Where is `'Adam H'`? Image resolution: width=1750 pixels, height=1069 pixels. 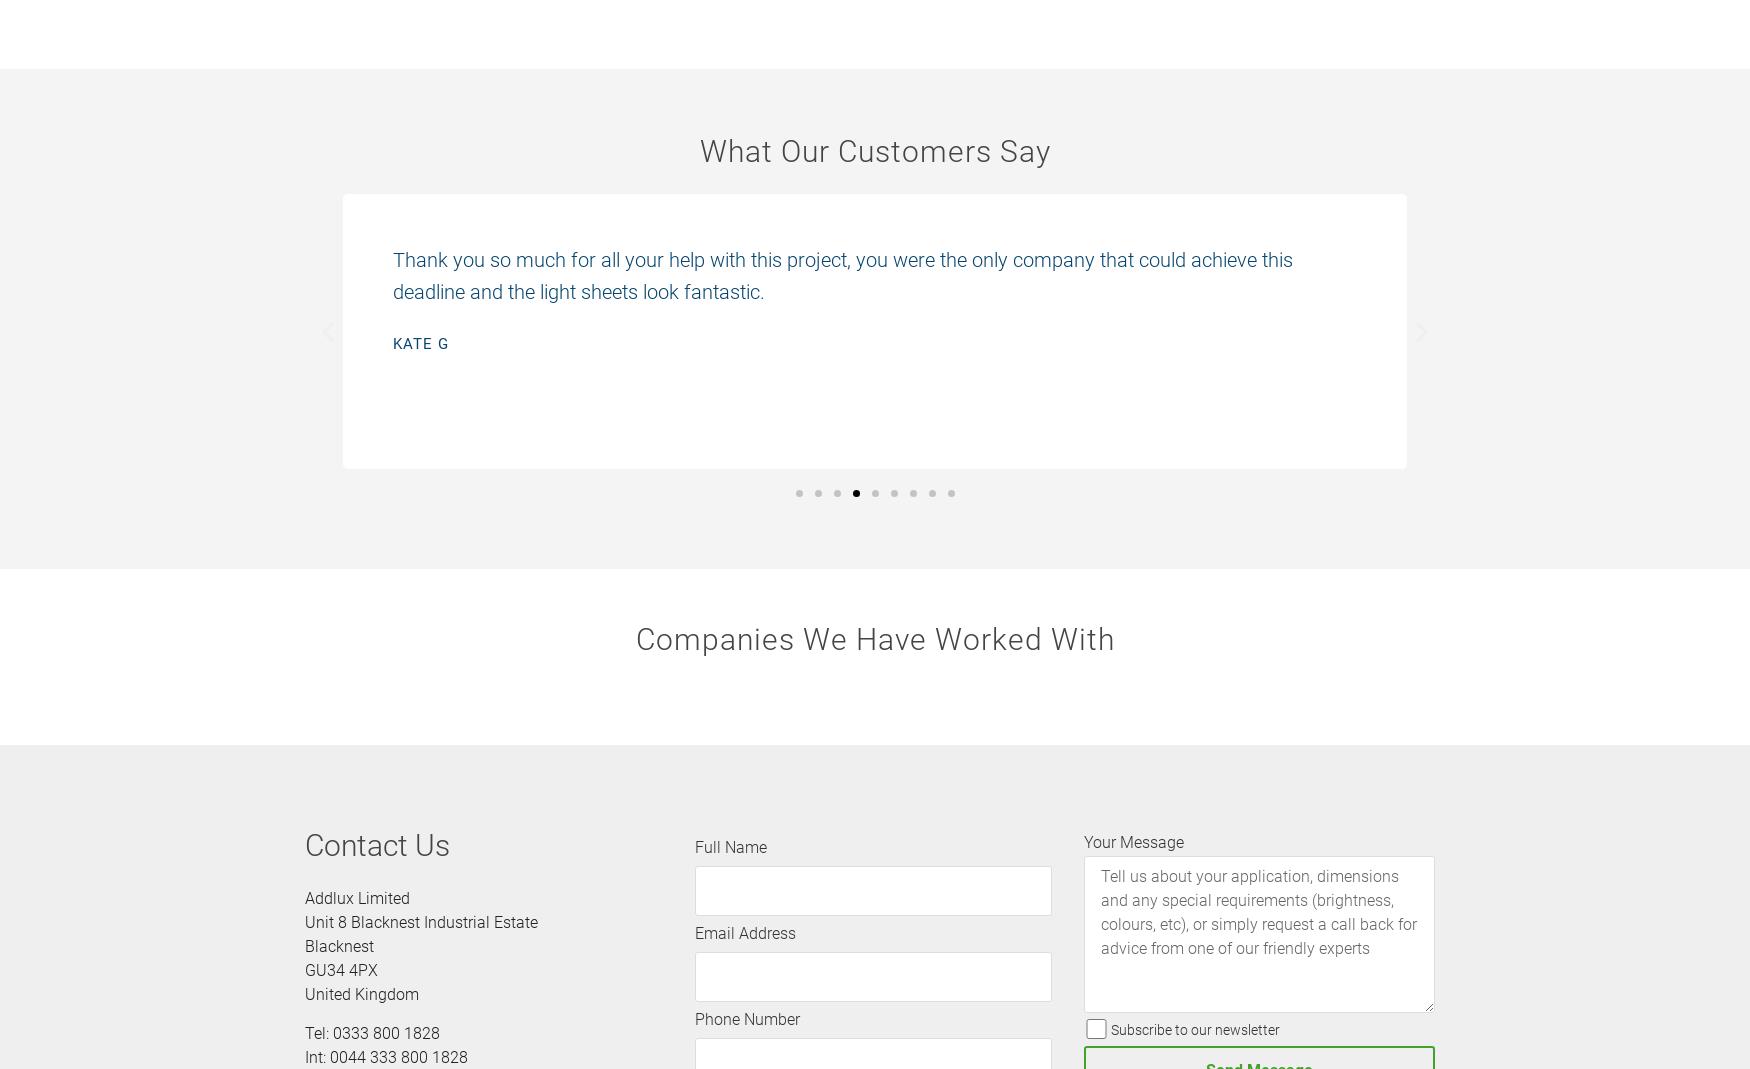 'Adam H' is located at coordinates (1499, 309).